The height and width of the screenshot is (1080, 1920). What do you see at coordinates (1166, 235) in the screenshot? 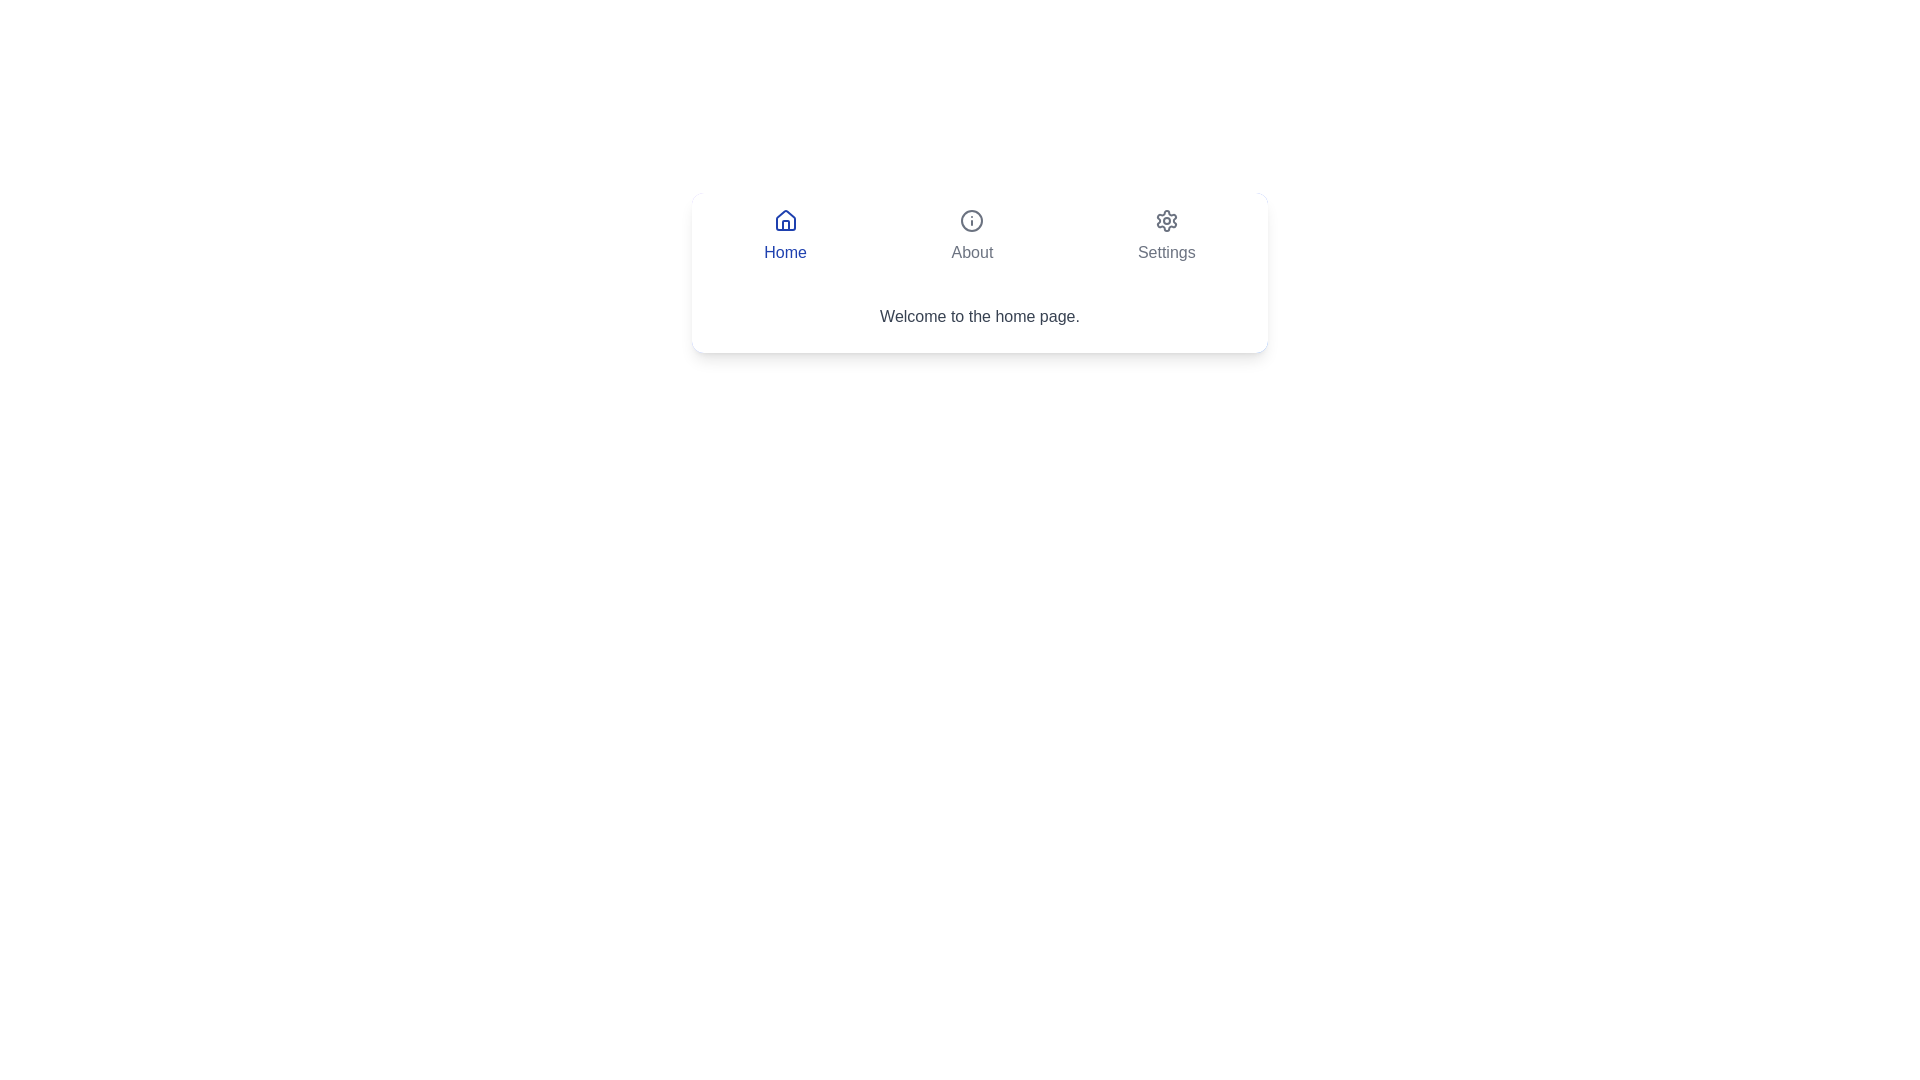
I see `the Settings tab by clicking its button` at bounding box center [1166, 235].